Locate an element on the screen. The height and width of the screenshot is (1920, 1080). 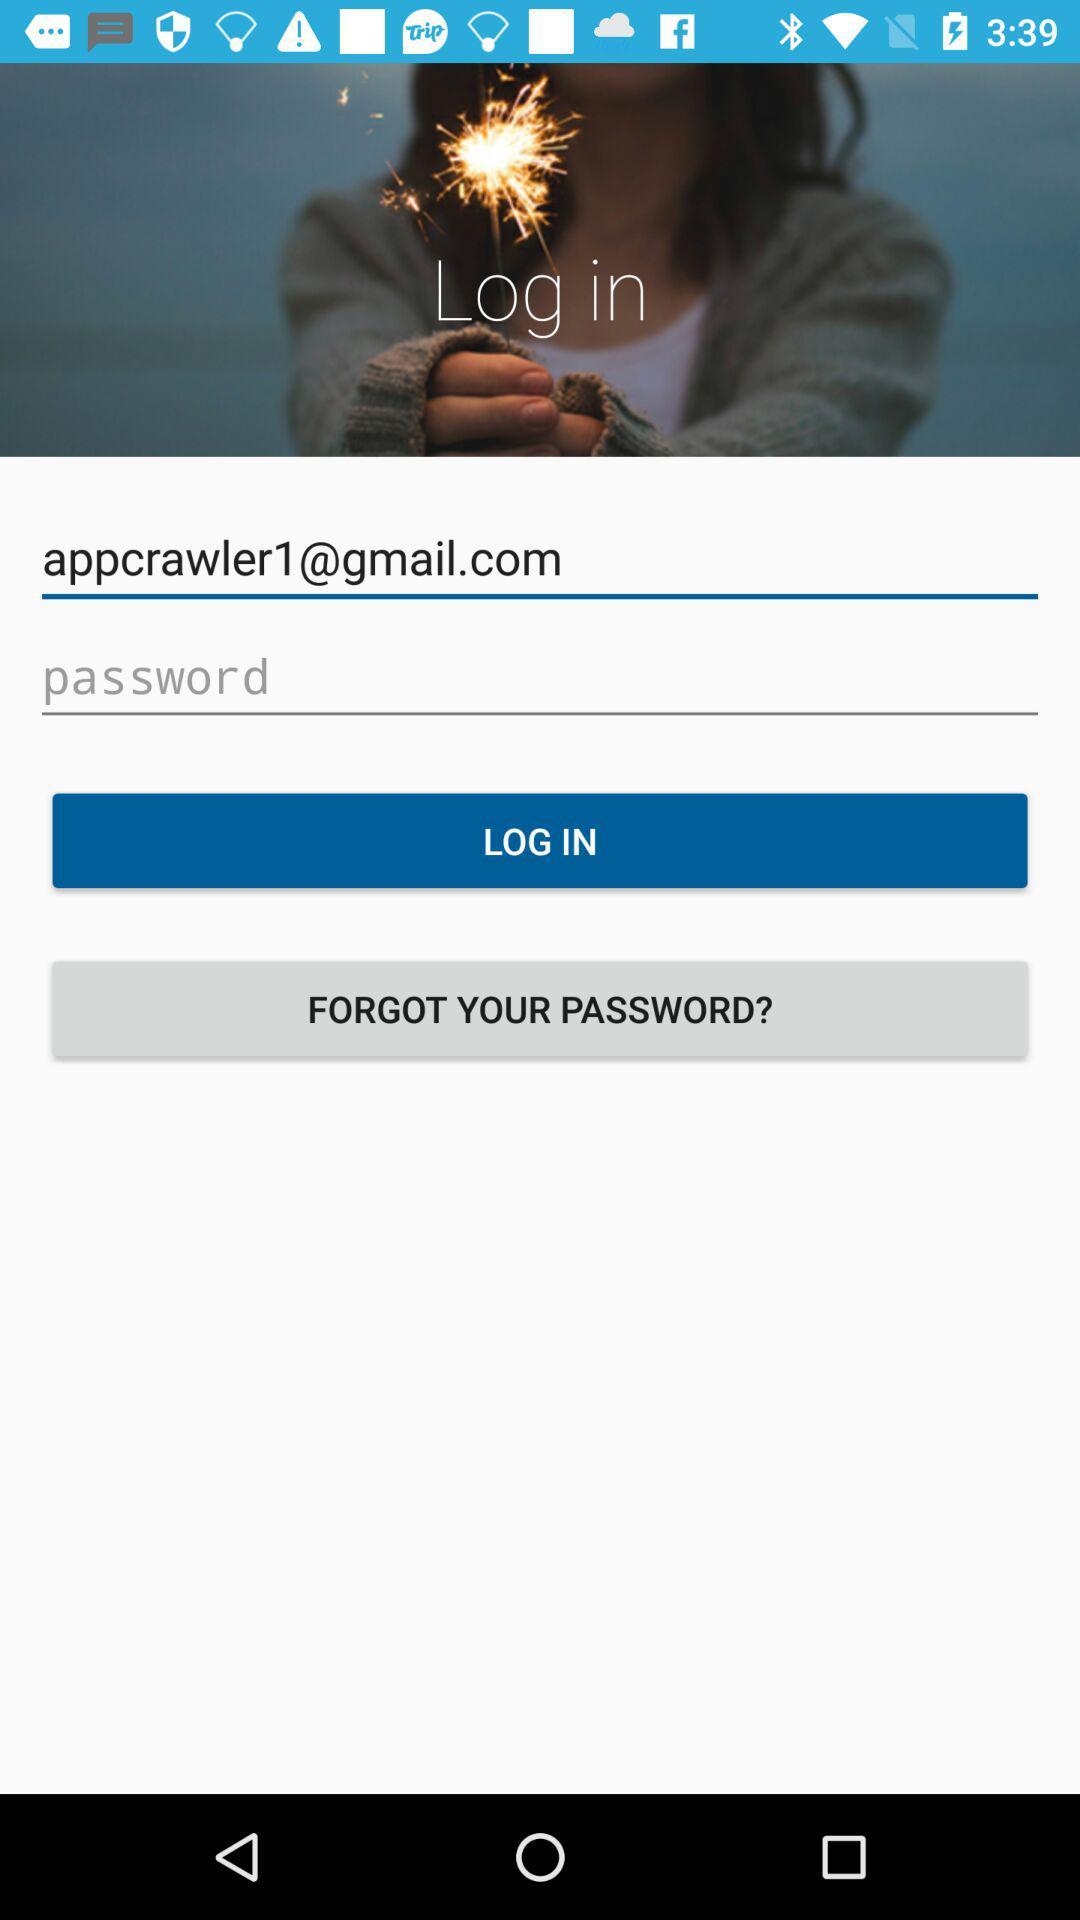
the item above the log in icon is located at coordinates (540, 676).